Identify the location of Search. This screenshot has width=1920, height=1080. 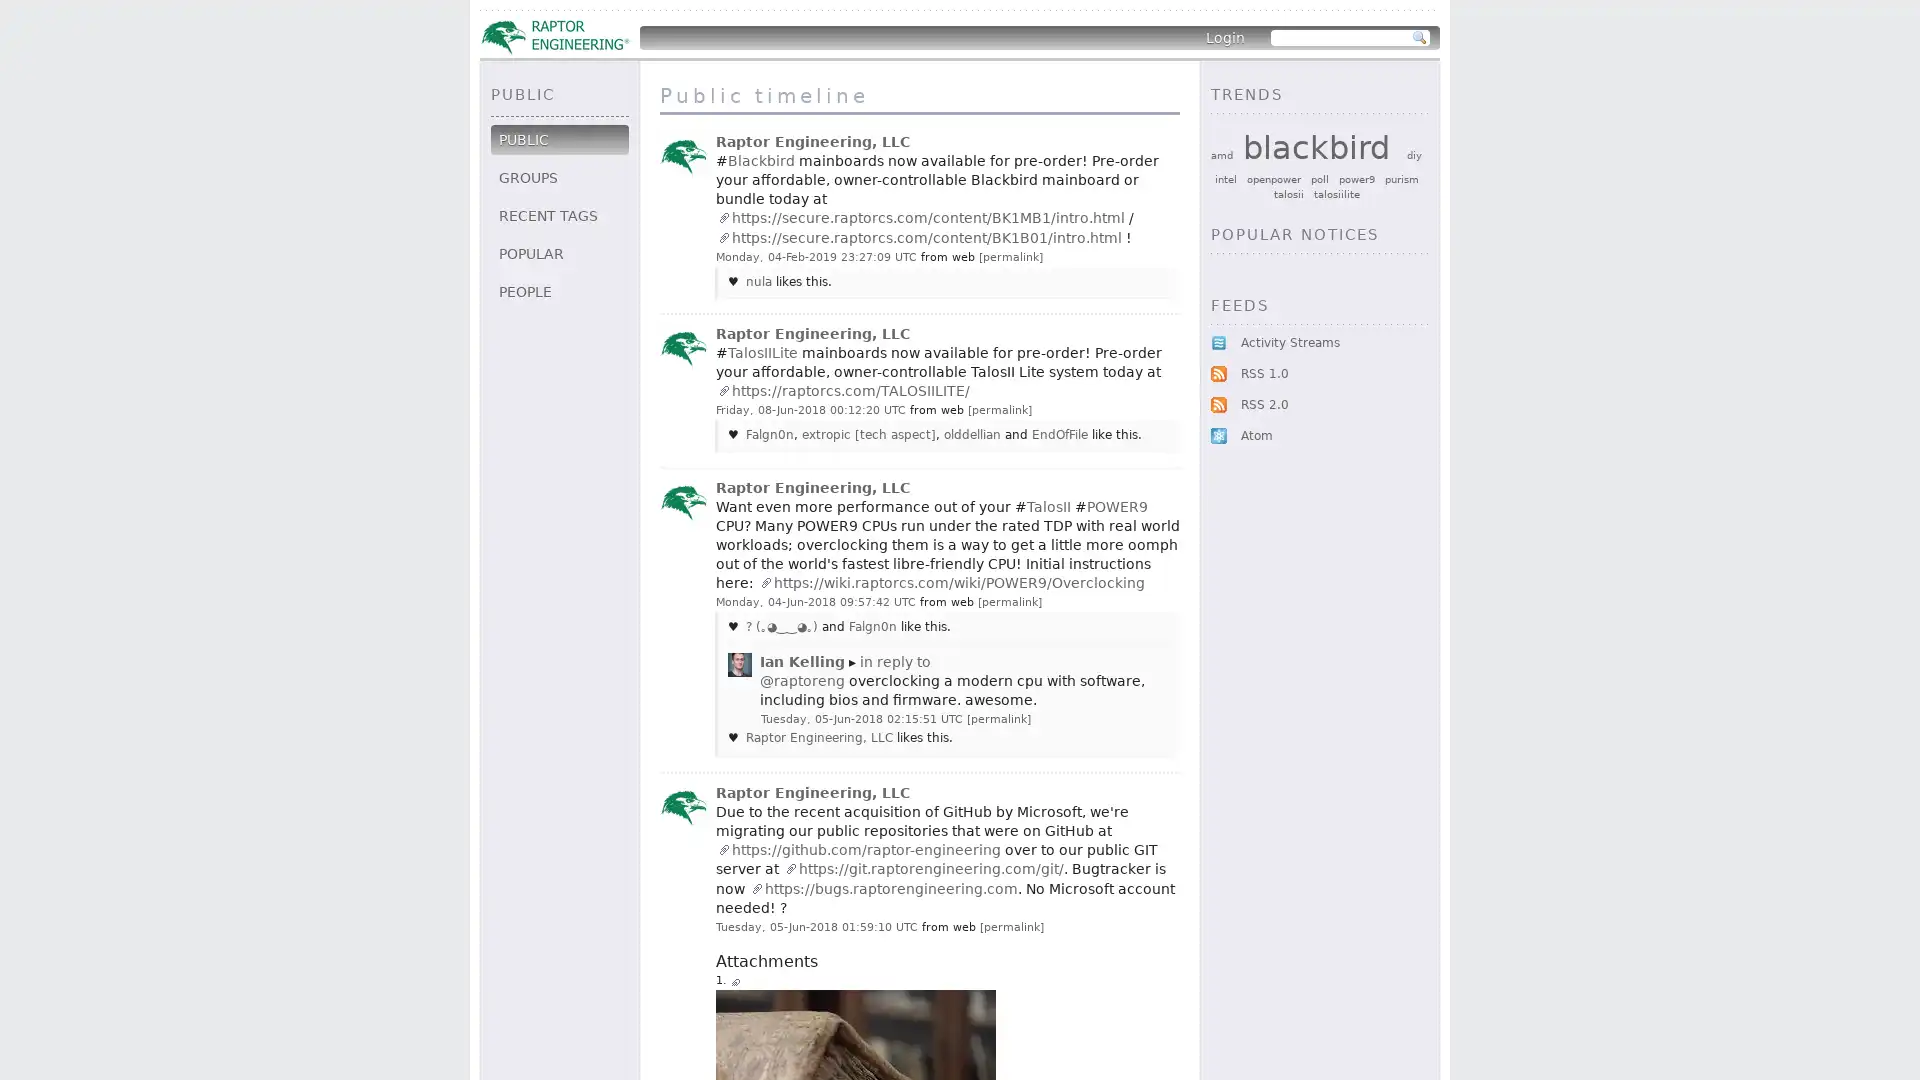
(1419, 38).